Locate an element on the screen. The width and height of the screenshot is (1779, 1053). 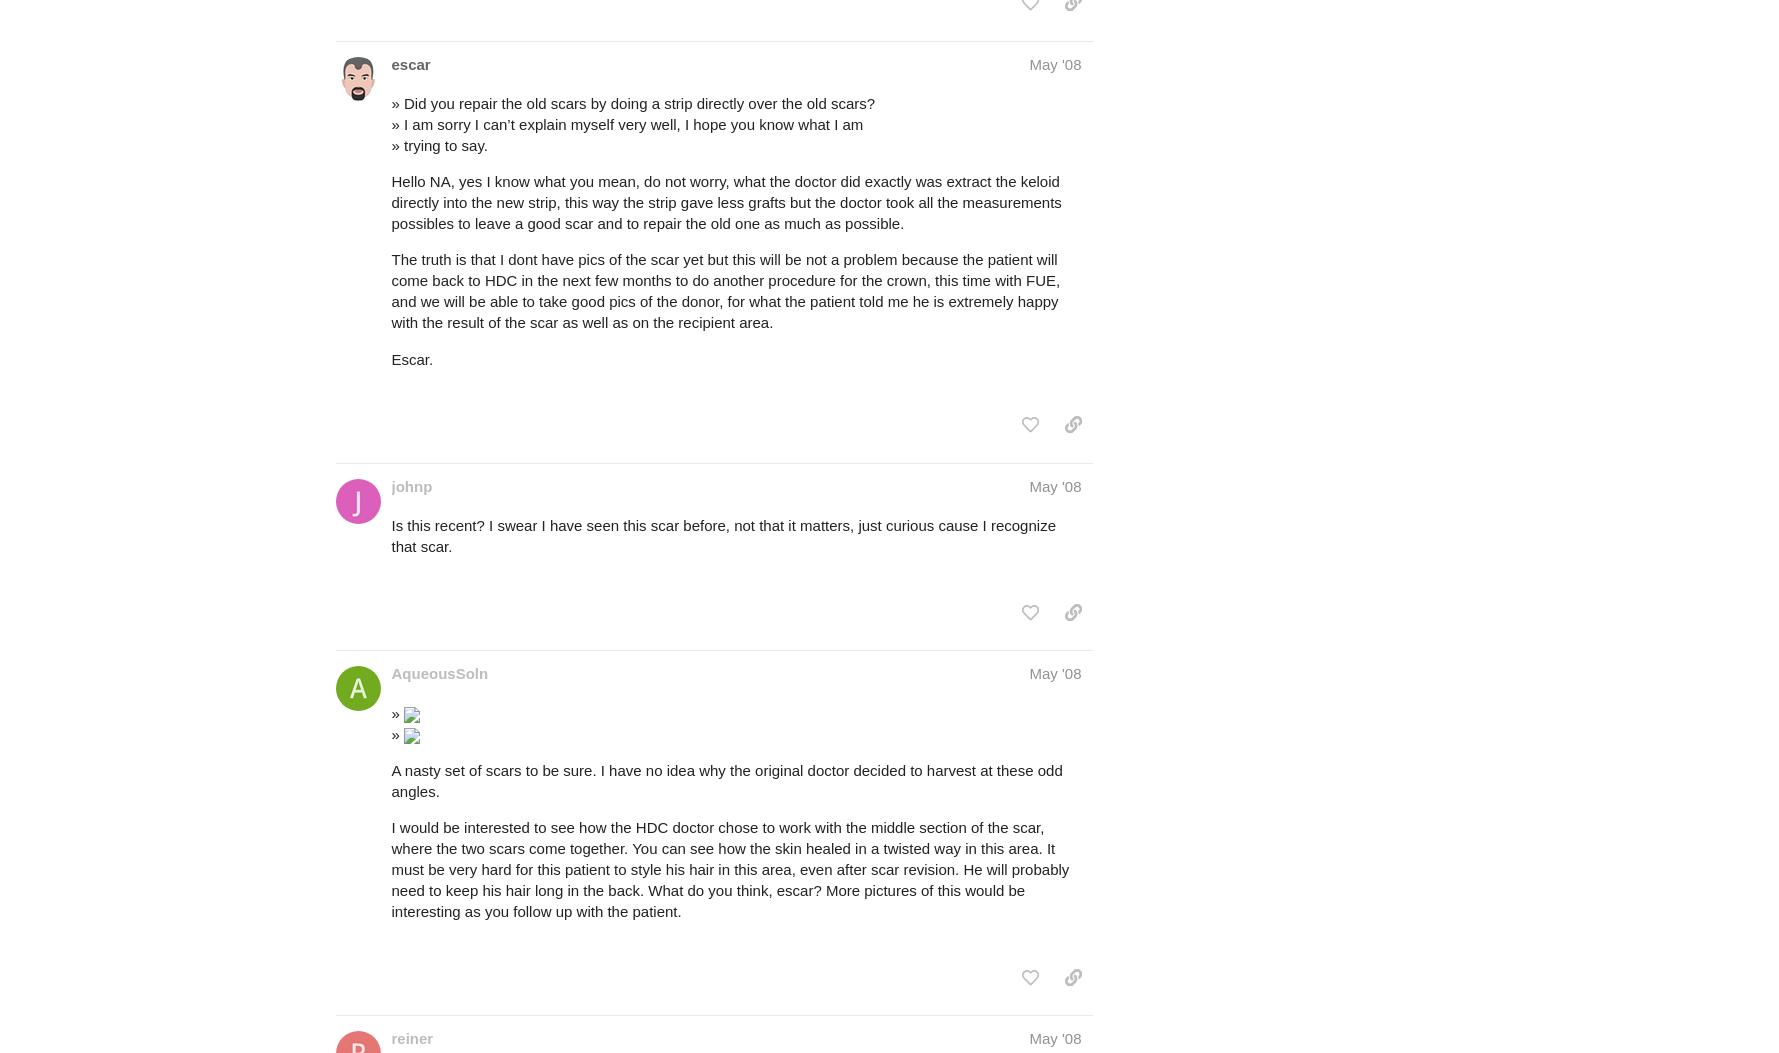
'» I am sorry I can’t explain myself very well, I hope you know what I am' is located at coordinates (625, 124).